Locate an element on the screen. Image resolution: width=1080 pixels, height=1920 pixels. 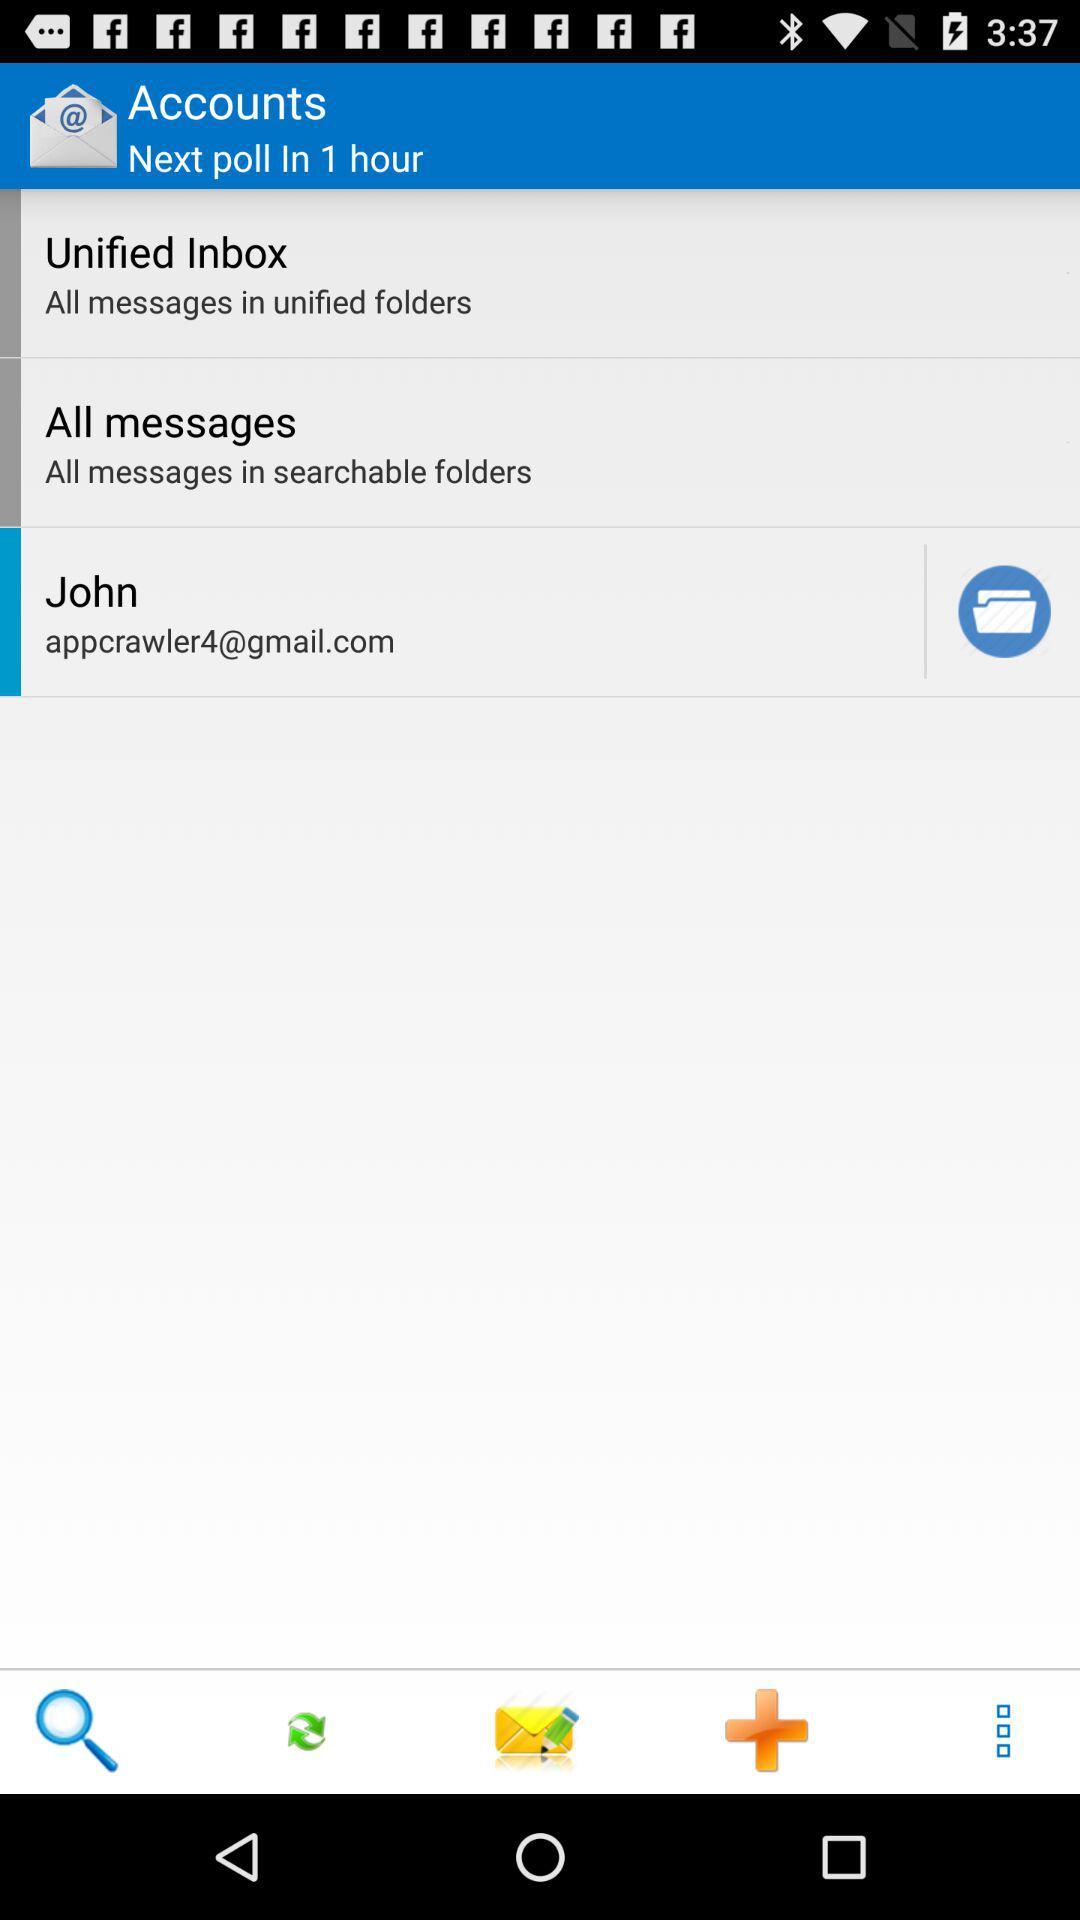
the app above the all messages in app is located at coordinates (1067, 441).